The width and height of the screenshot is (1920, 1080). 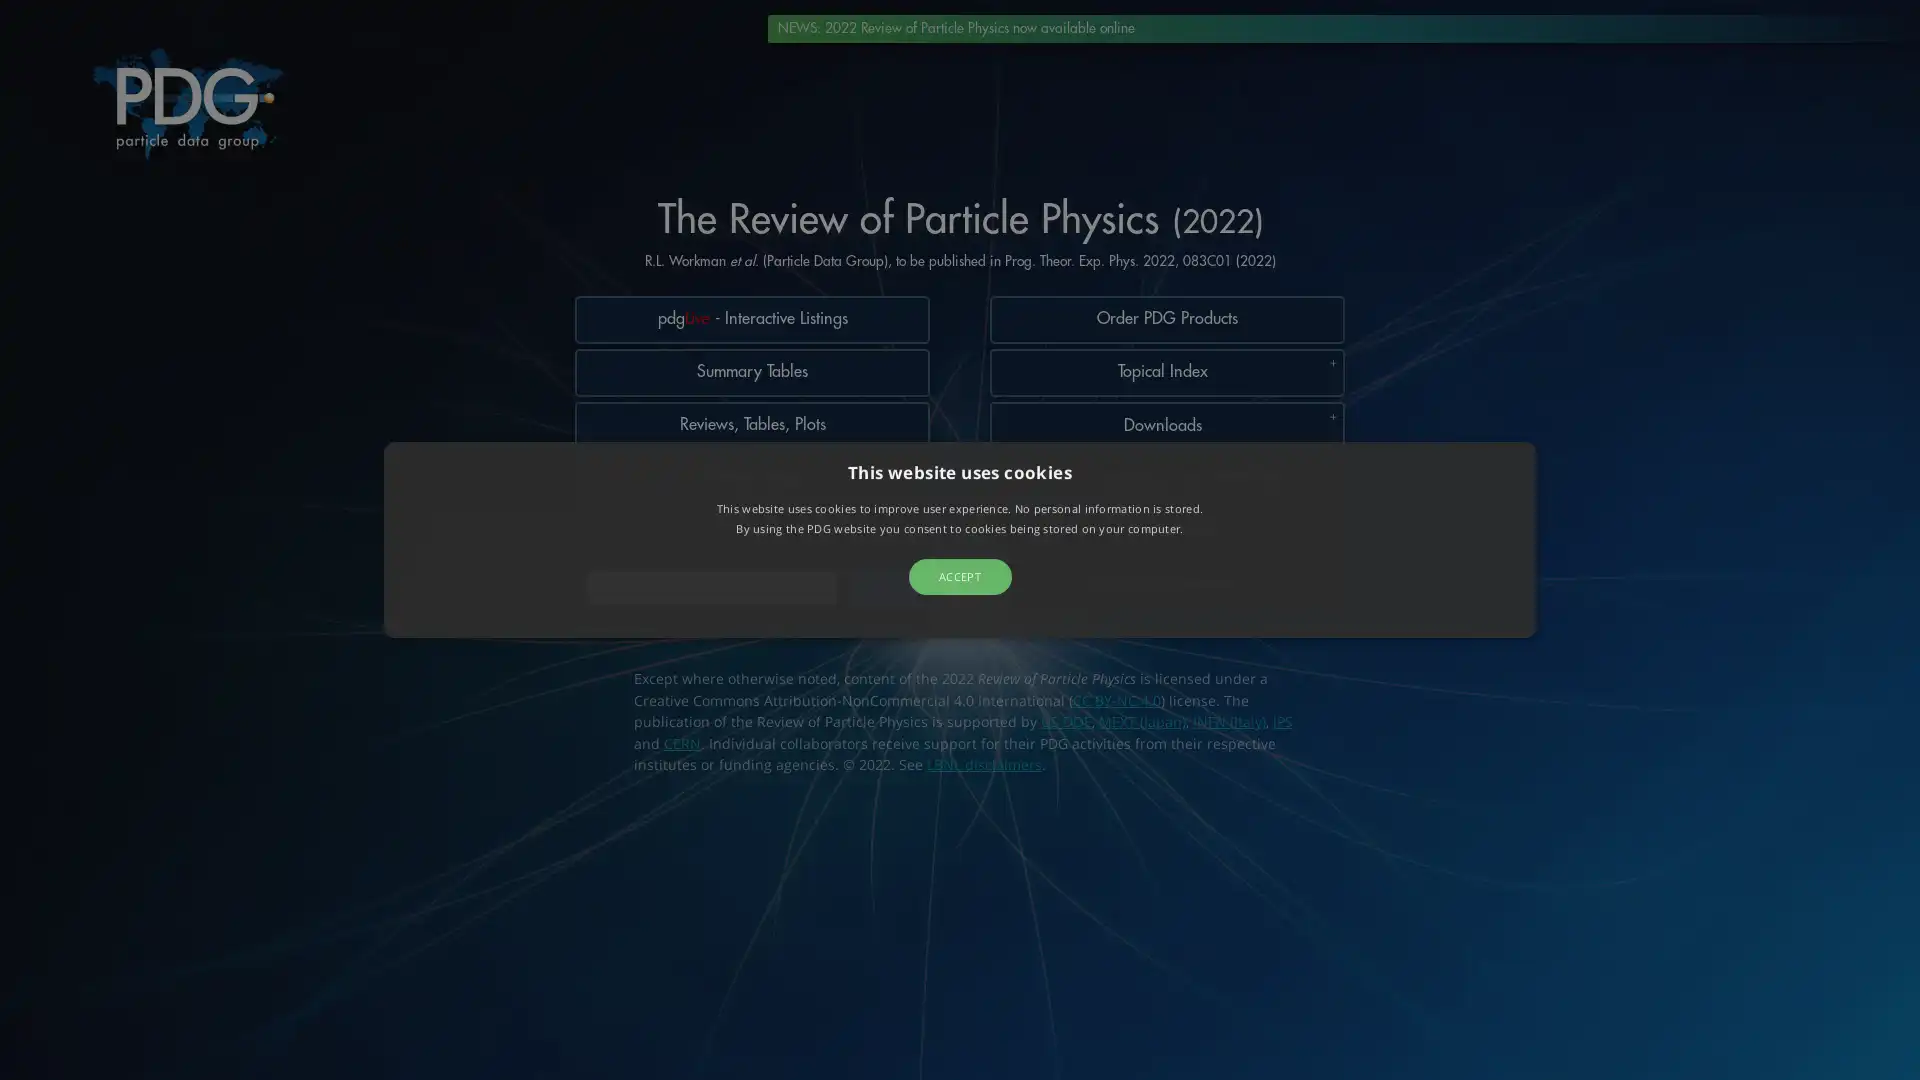 What do you see at coordinates (1166, 434) in the screenshot?
I see `Downloads +` at bounding box center [1166, 434].